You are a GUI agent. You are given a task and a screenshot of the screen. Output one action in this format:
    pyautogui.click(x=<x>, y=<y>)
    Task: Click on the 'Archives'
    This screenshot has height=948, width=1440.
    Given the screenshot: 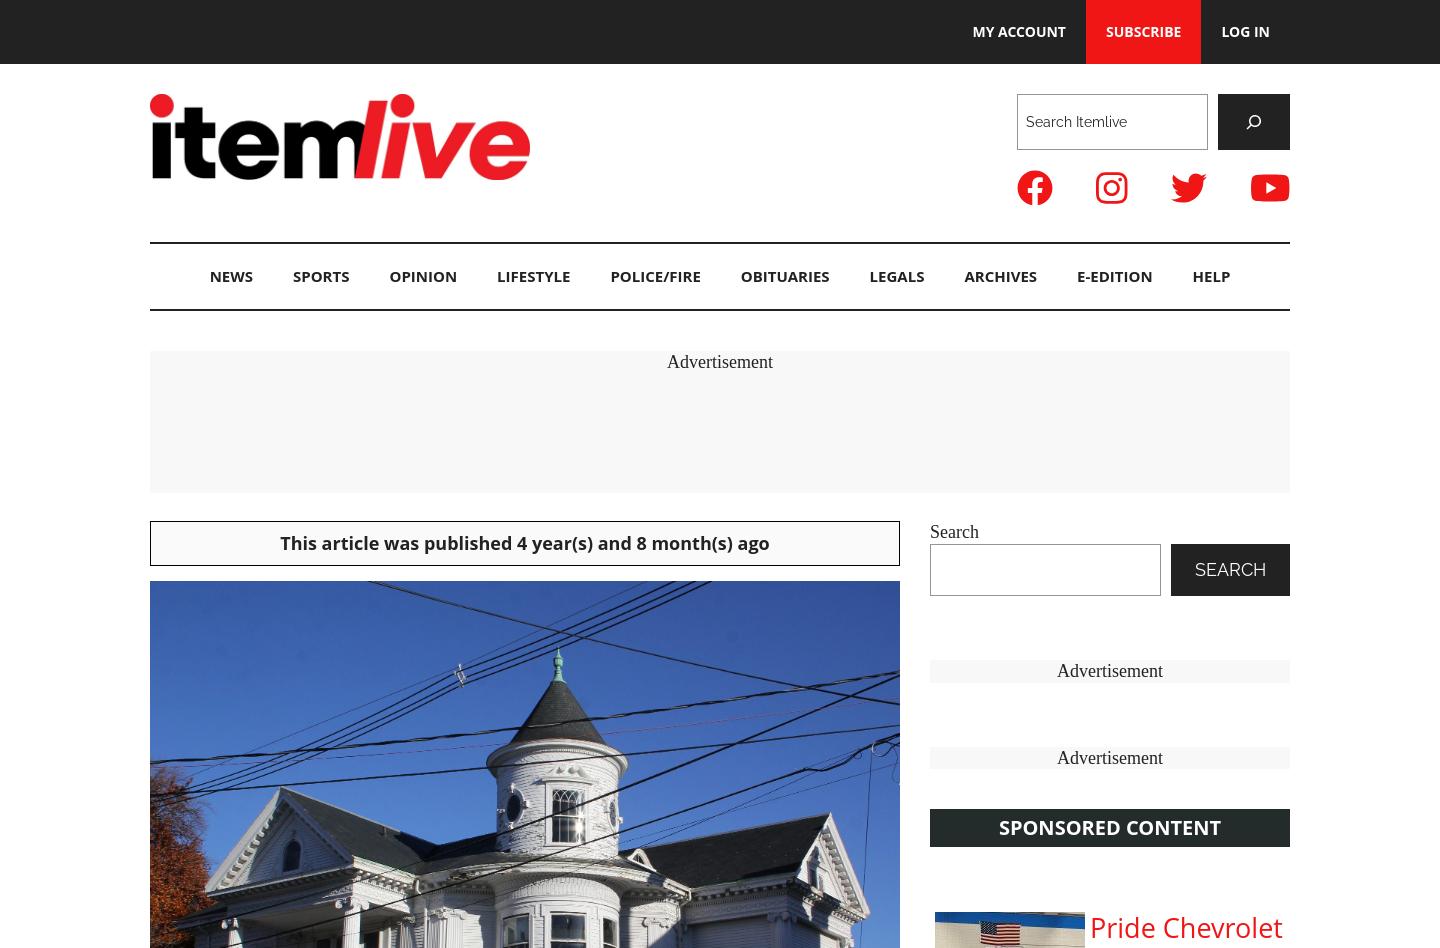 What is the action you would take?
    pyautogui.click(x=999, y=275)
    